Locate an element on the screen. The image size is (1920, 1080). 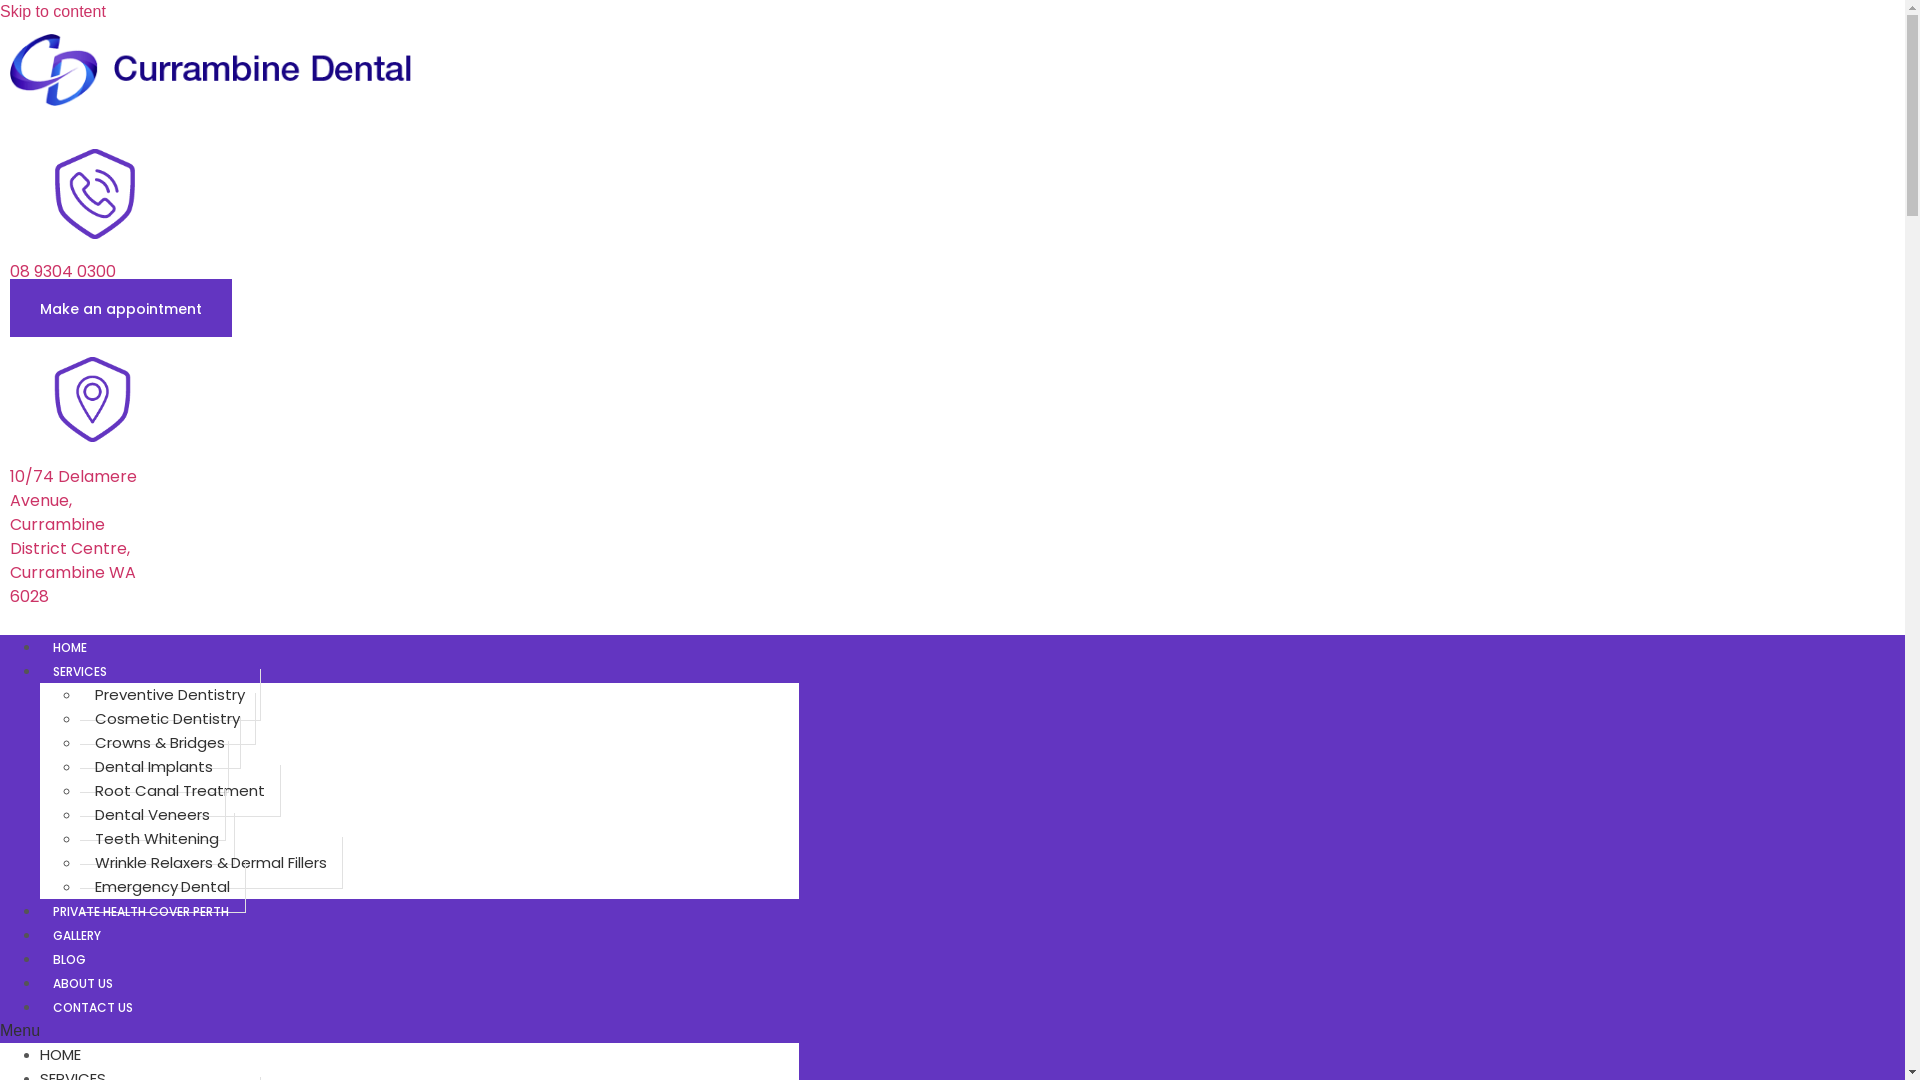
'Cosmetic Dentistry' is located at coordinates (168, 717).